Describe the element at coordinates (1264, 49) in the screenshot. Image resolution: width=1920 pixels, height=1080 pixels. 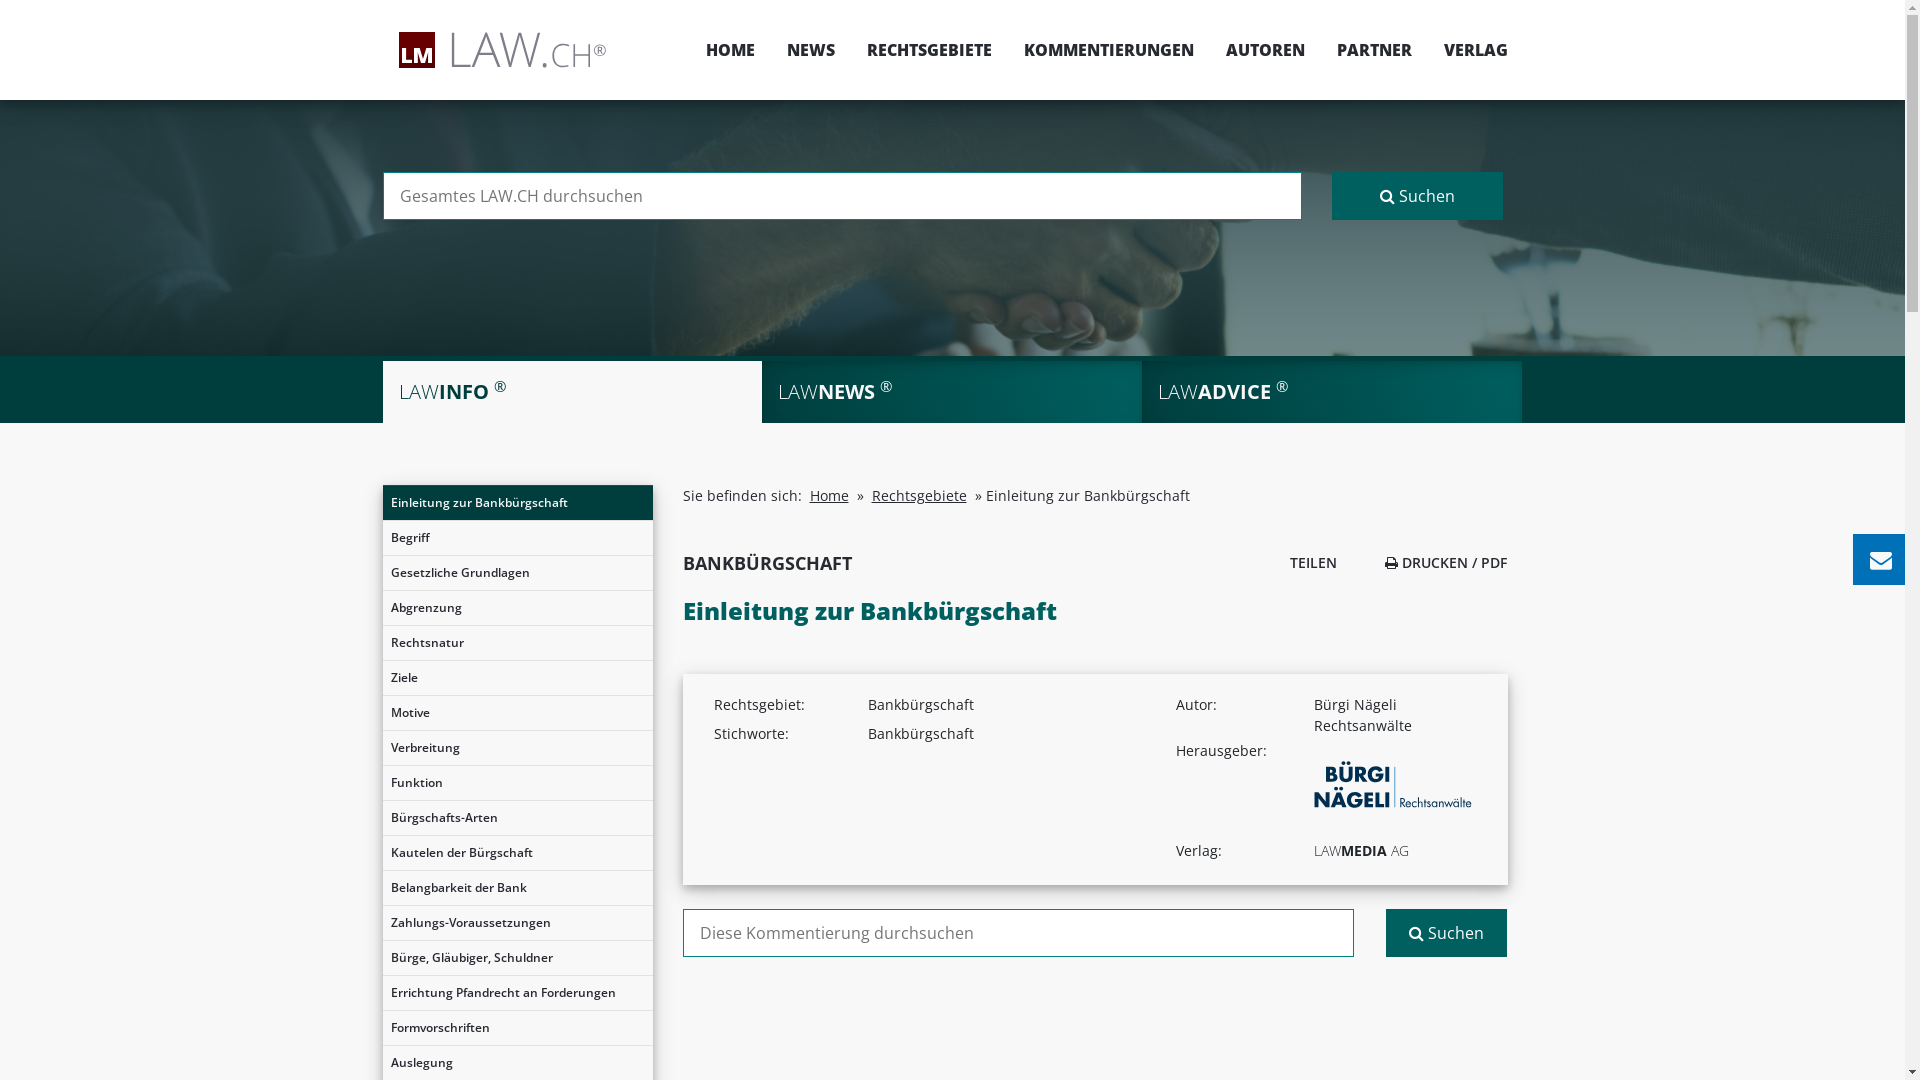
I see `'AUTOREN'` at that location.